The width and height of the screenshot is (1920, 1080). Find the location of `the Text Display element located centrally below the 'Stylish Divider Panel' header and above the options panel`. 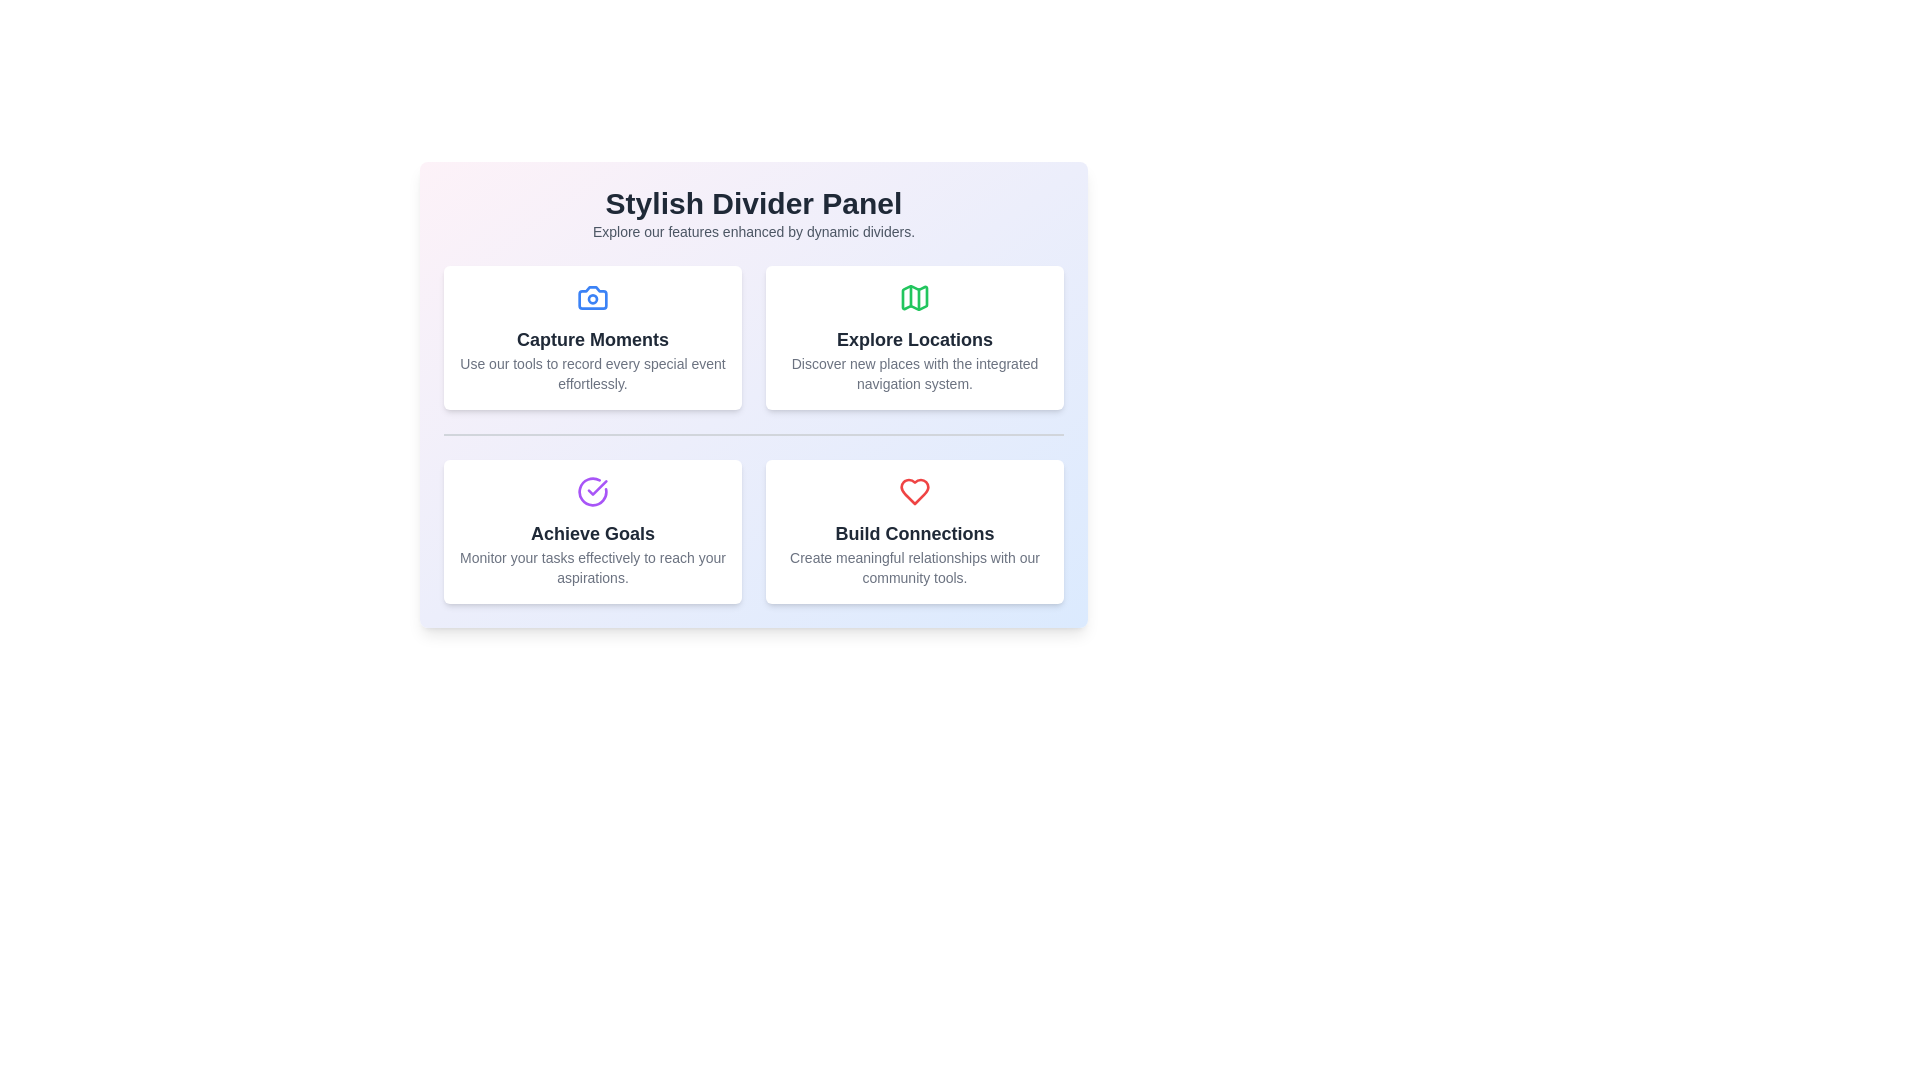

the Text Display element located centrally below the 'Stylish Divider Panel' header and above the options panel is located at coordinates (752, 230).